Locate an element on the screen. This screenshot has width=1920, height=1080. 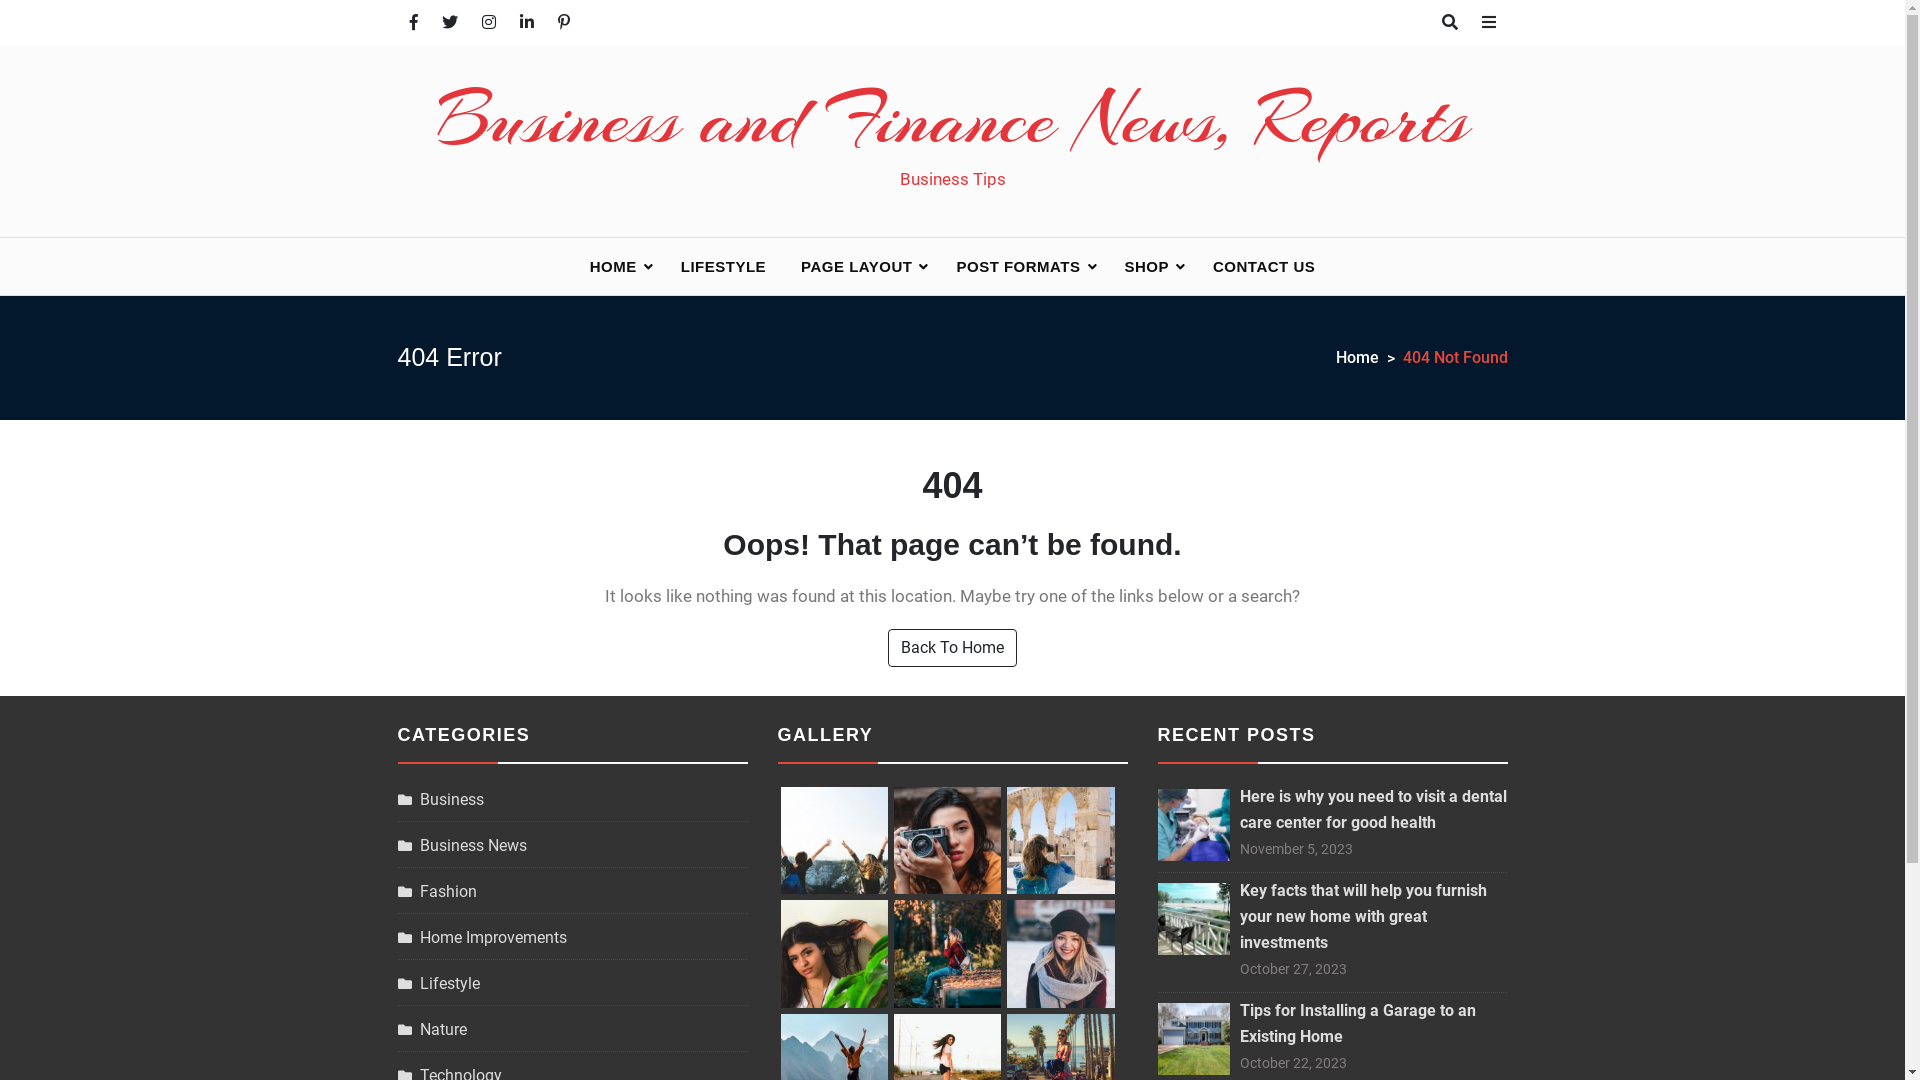
'SHOP' is located at coordinates (1107, 265).